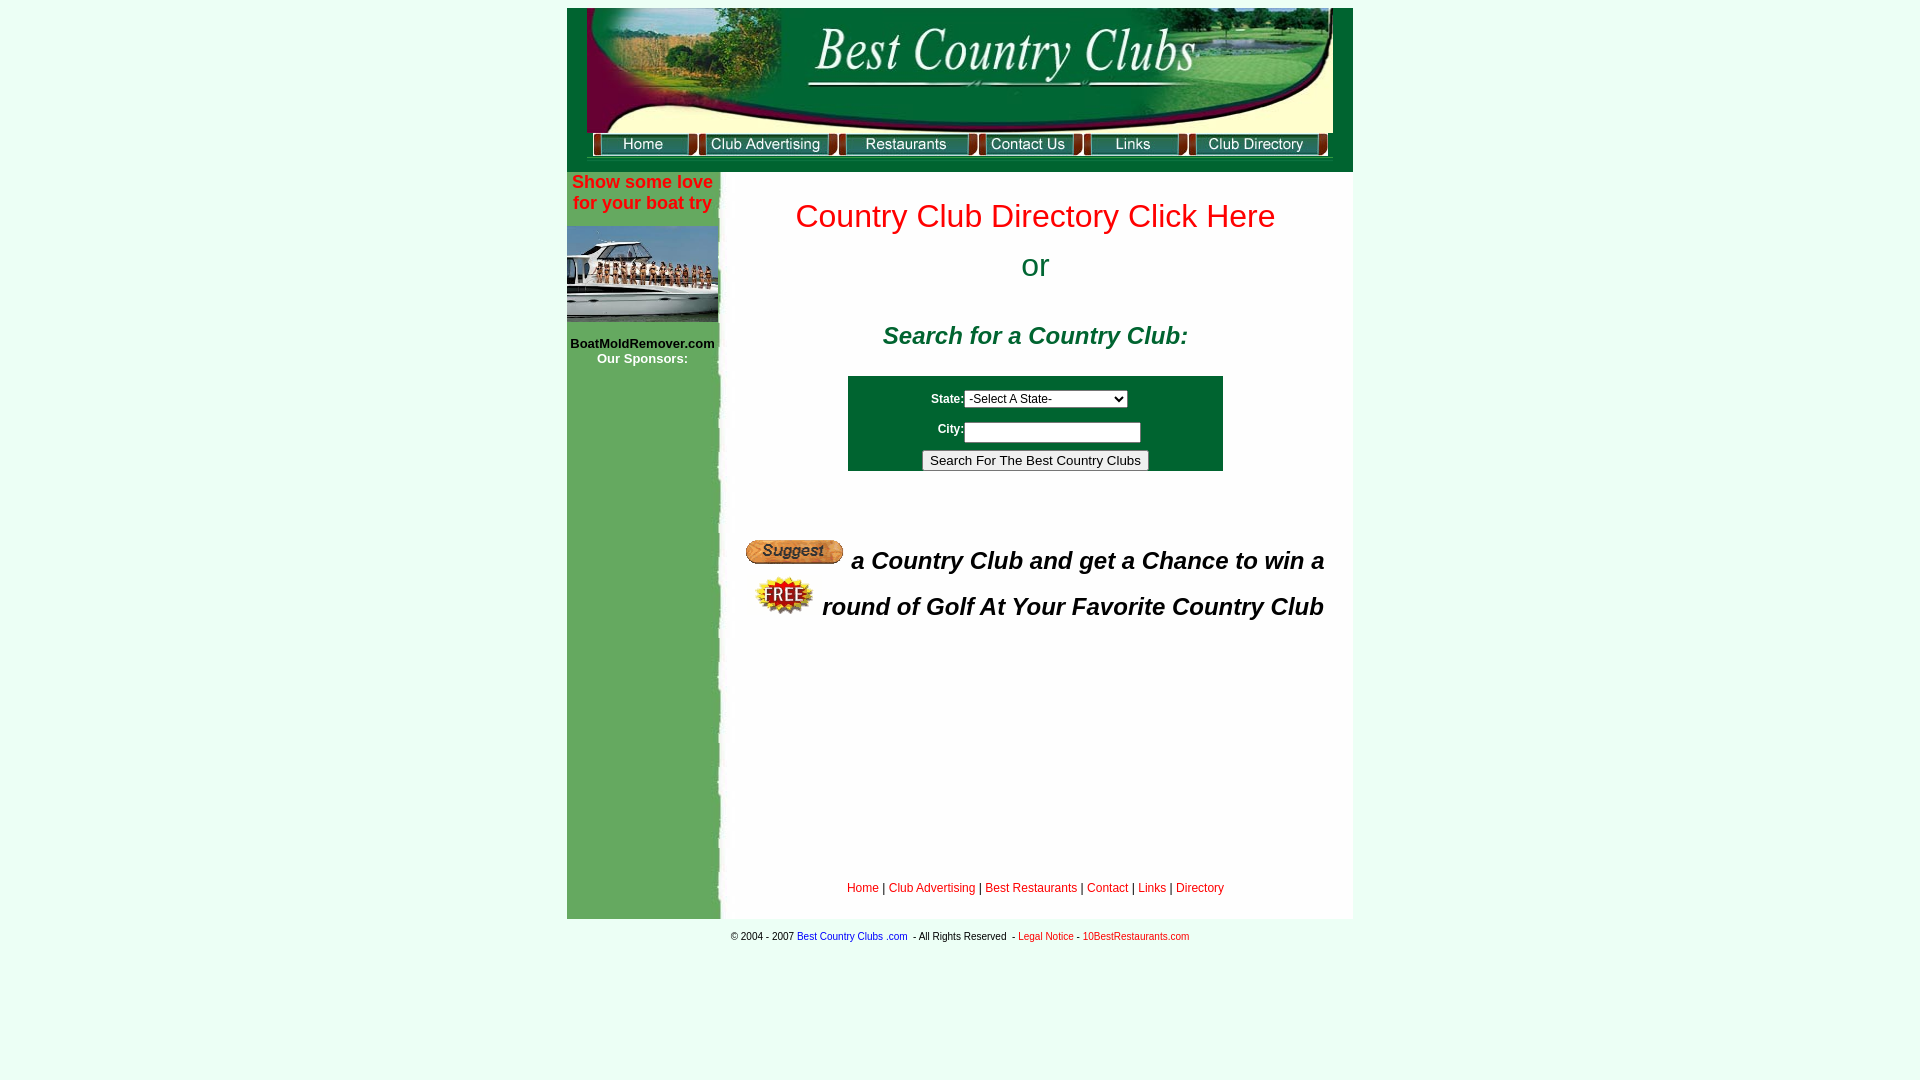 This screenshot has width=1920, height=1080. Describe the element at coordinates (1106, 886) in the screenshot. I see `'Contact'` at that location.